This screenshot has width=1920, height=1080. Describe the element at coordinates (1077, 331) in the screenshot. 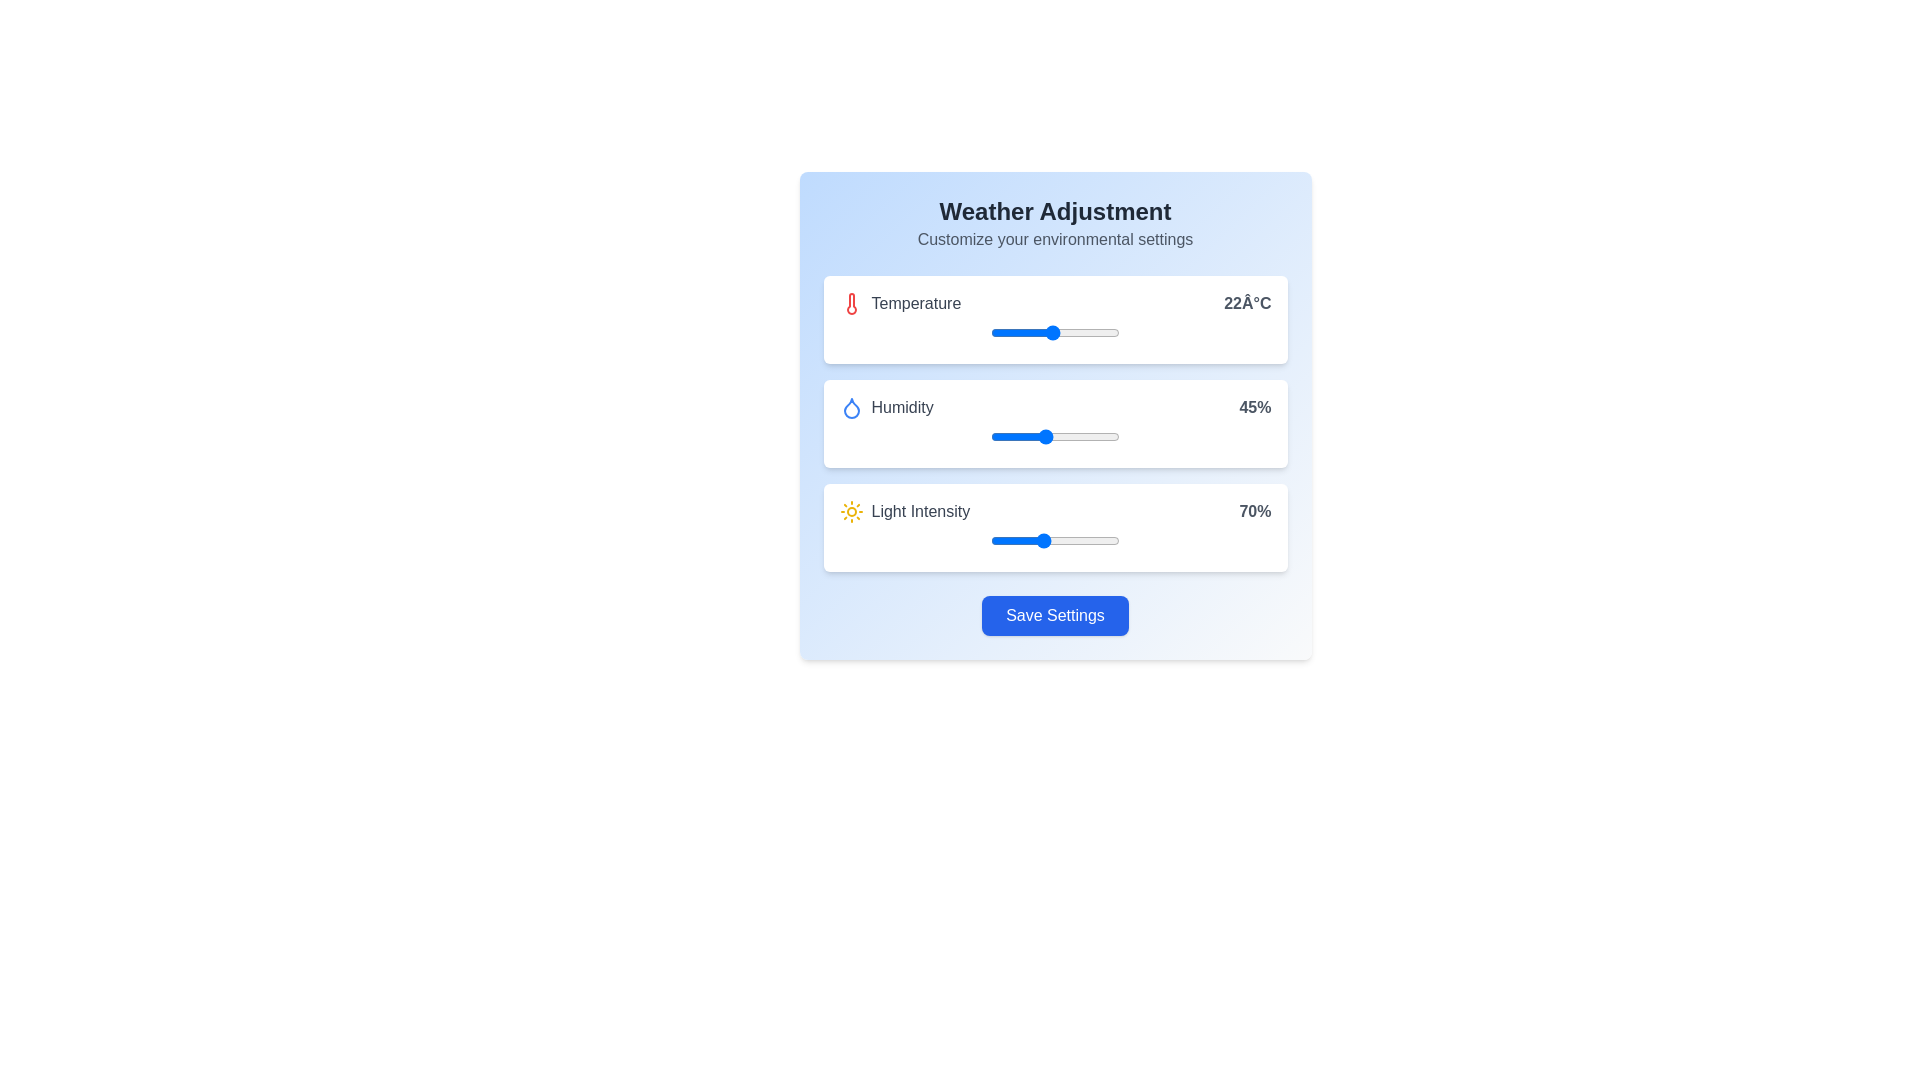

I see `the temperature` at that location.